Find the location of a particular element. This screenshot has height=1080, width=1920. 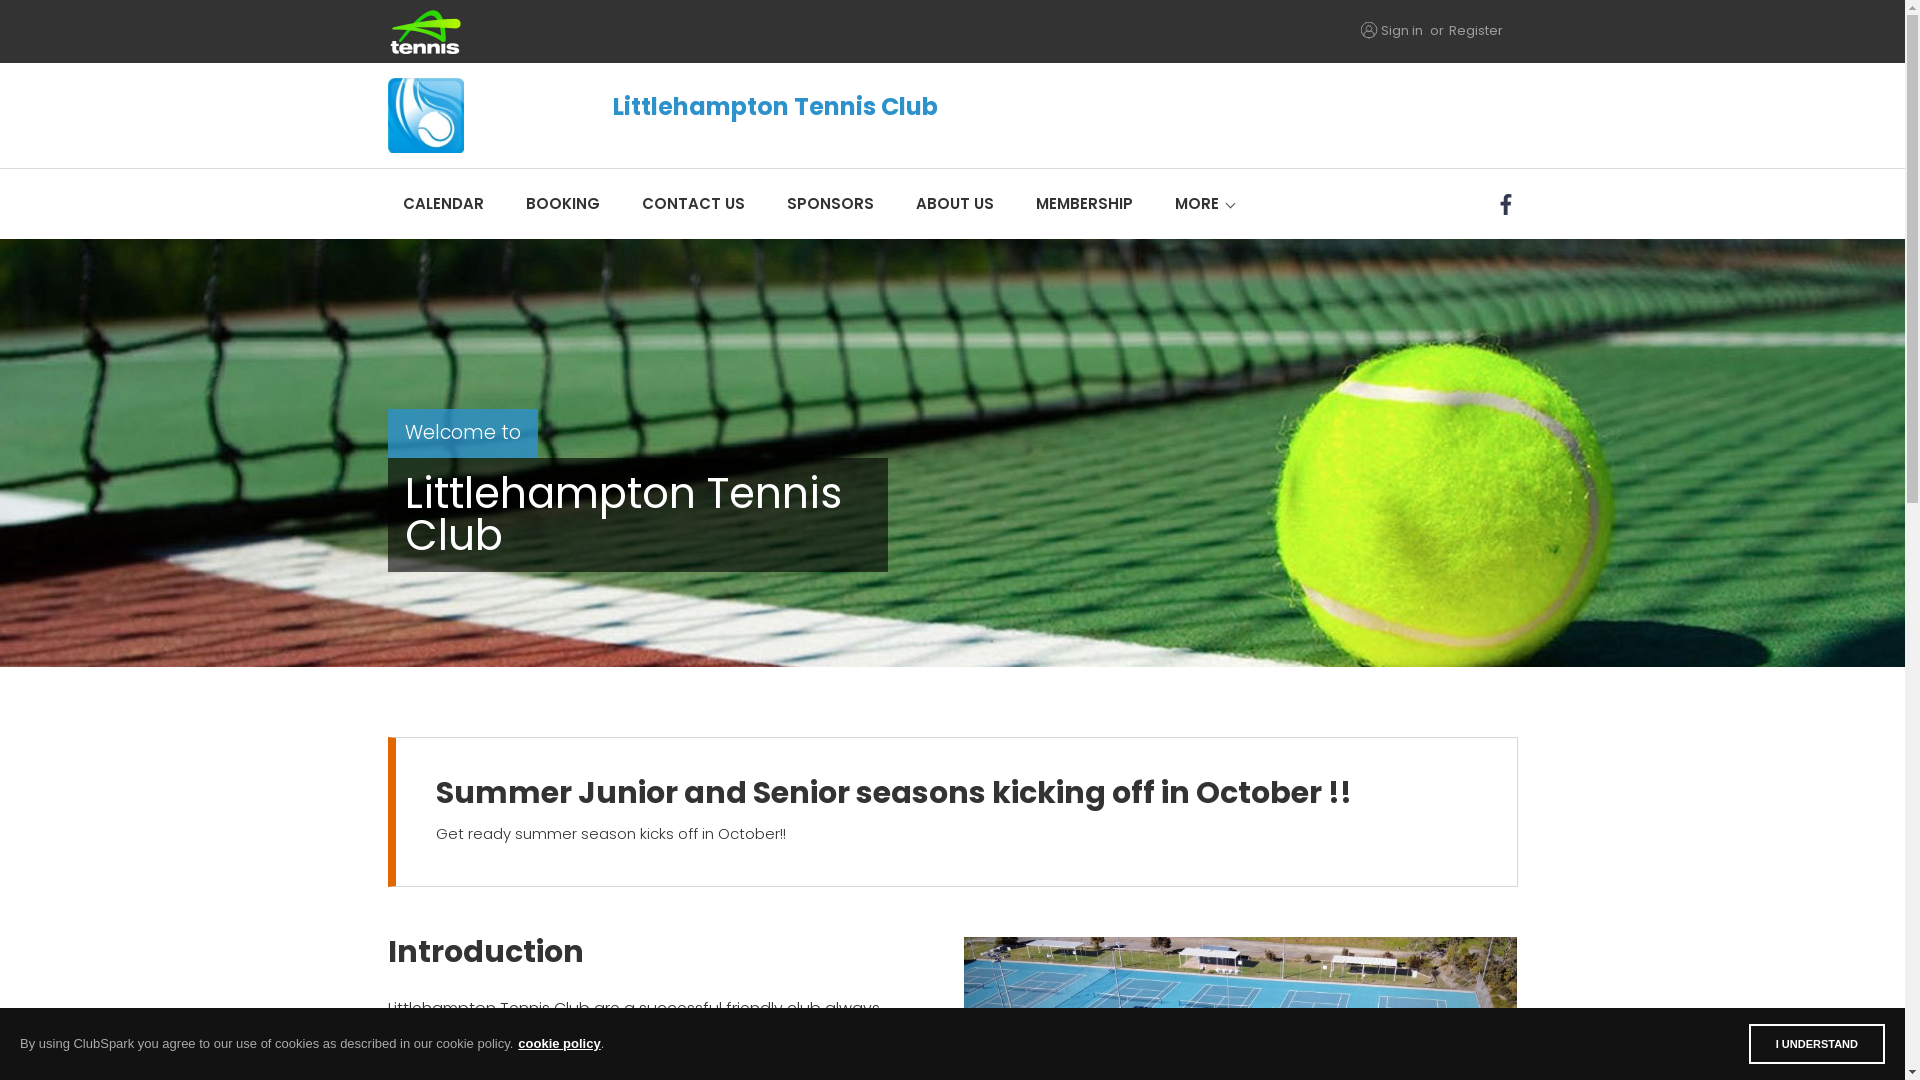

'Register' is located at coordinates (1474, 30).